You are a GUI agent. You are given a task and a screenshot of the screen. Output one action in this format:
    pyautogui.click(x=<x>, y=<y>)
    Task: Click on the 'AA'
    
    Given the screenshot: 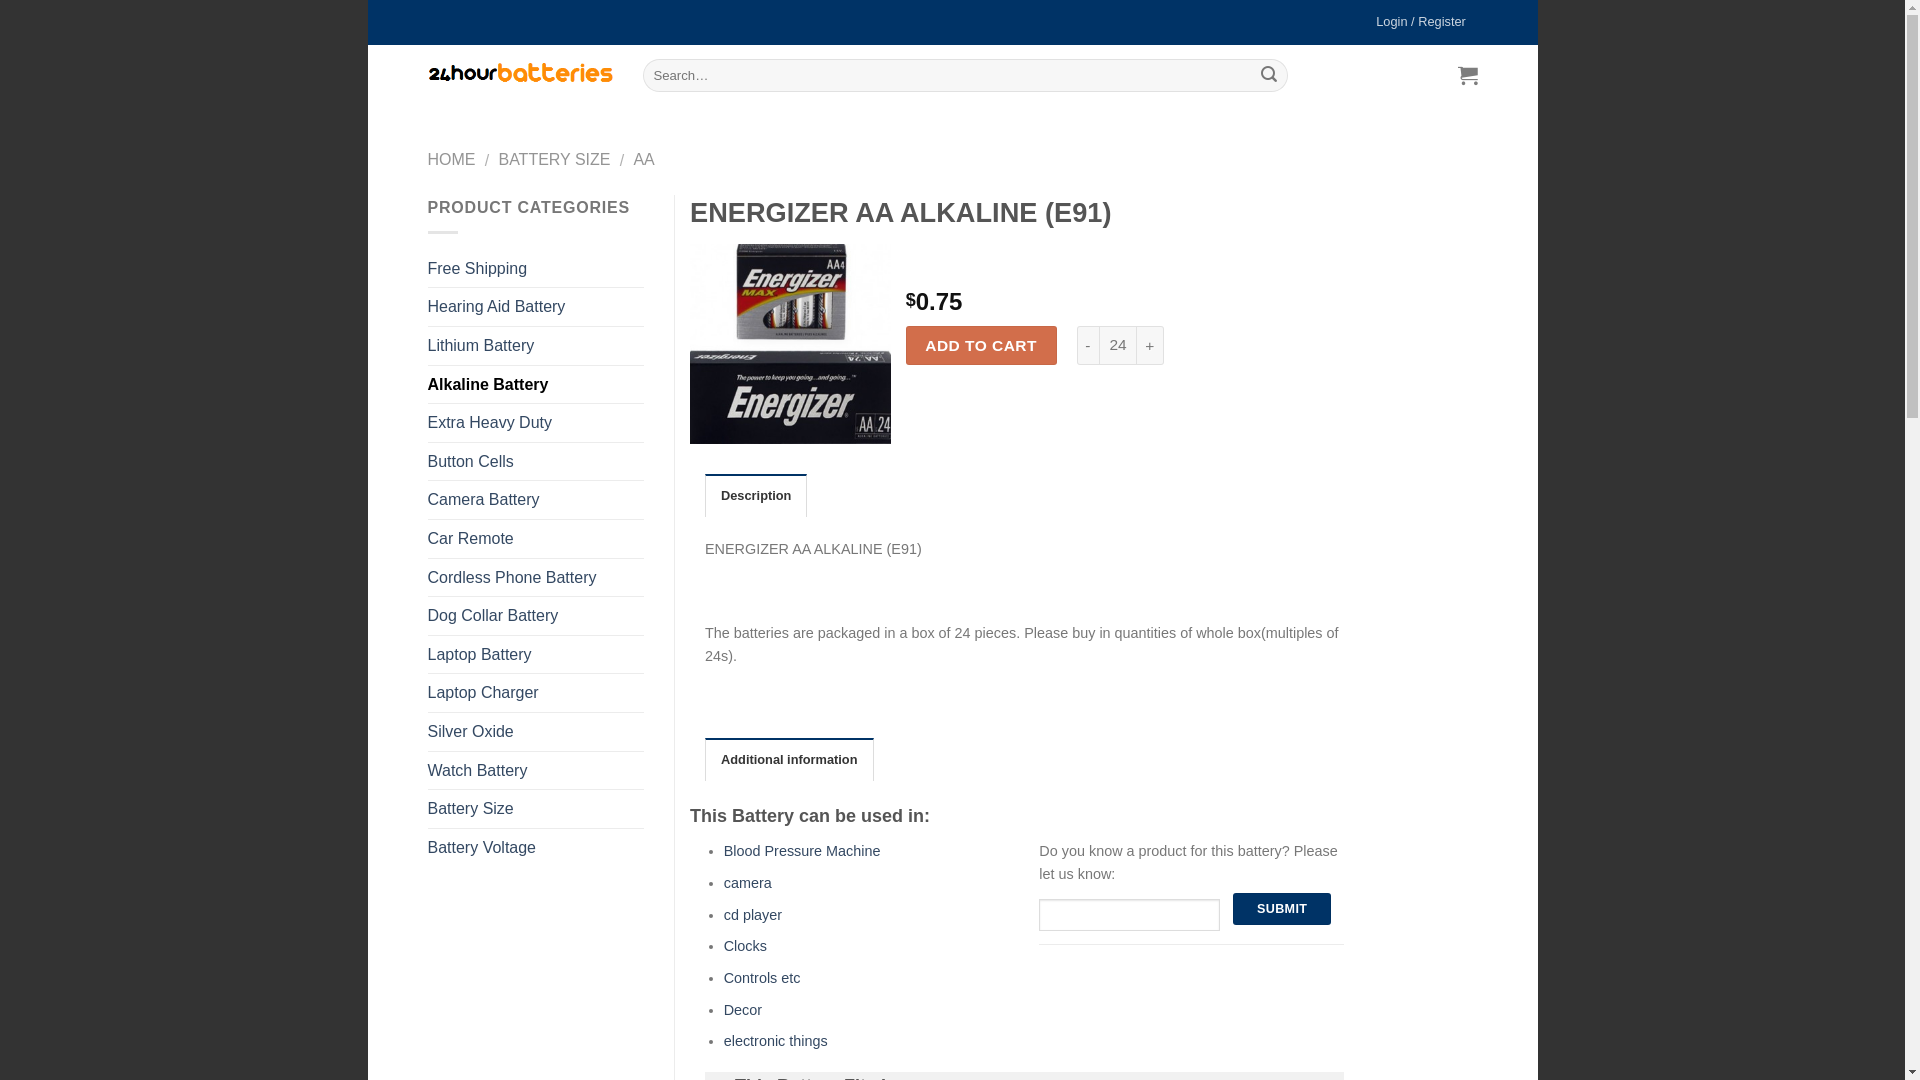 What is the action you would take?
    pyautogui.click(x=632, y=158)
    